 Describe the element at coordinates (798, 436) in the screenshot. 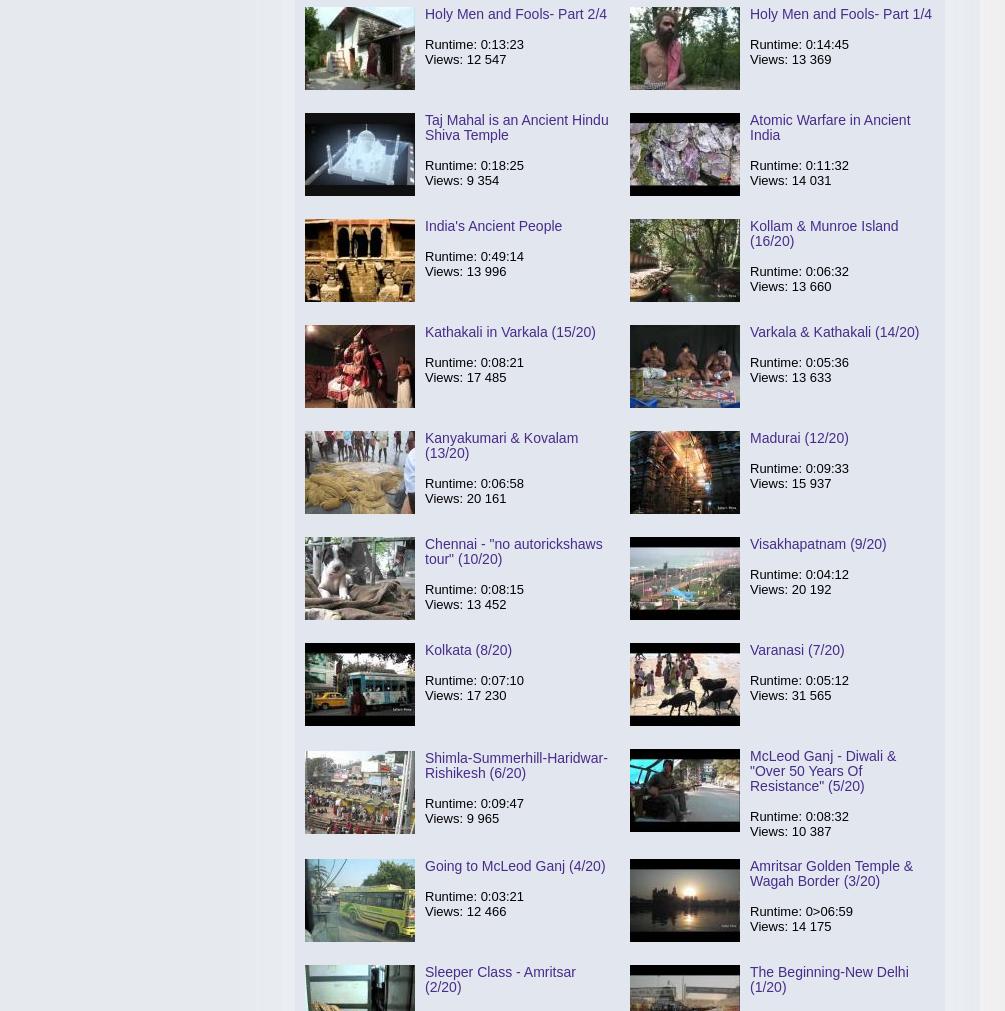

I see `'Madurai (12/20)'` at that location.